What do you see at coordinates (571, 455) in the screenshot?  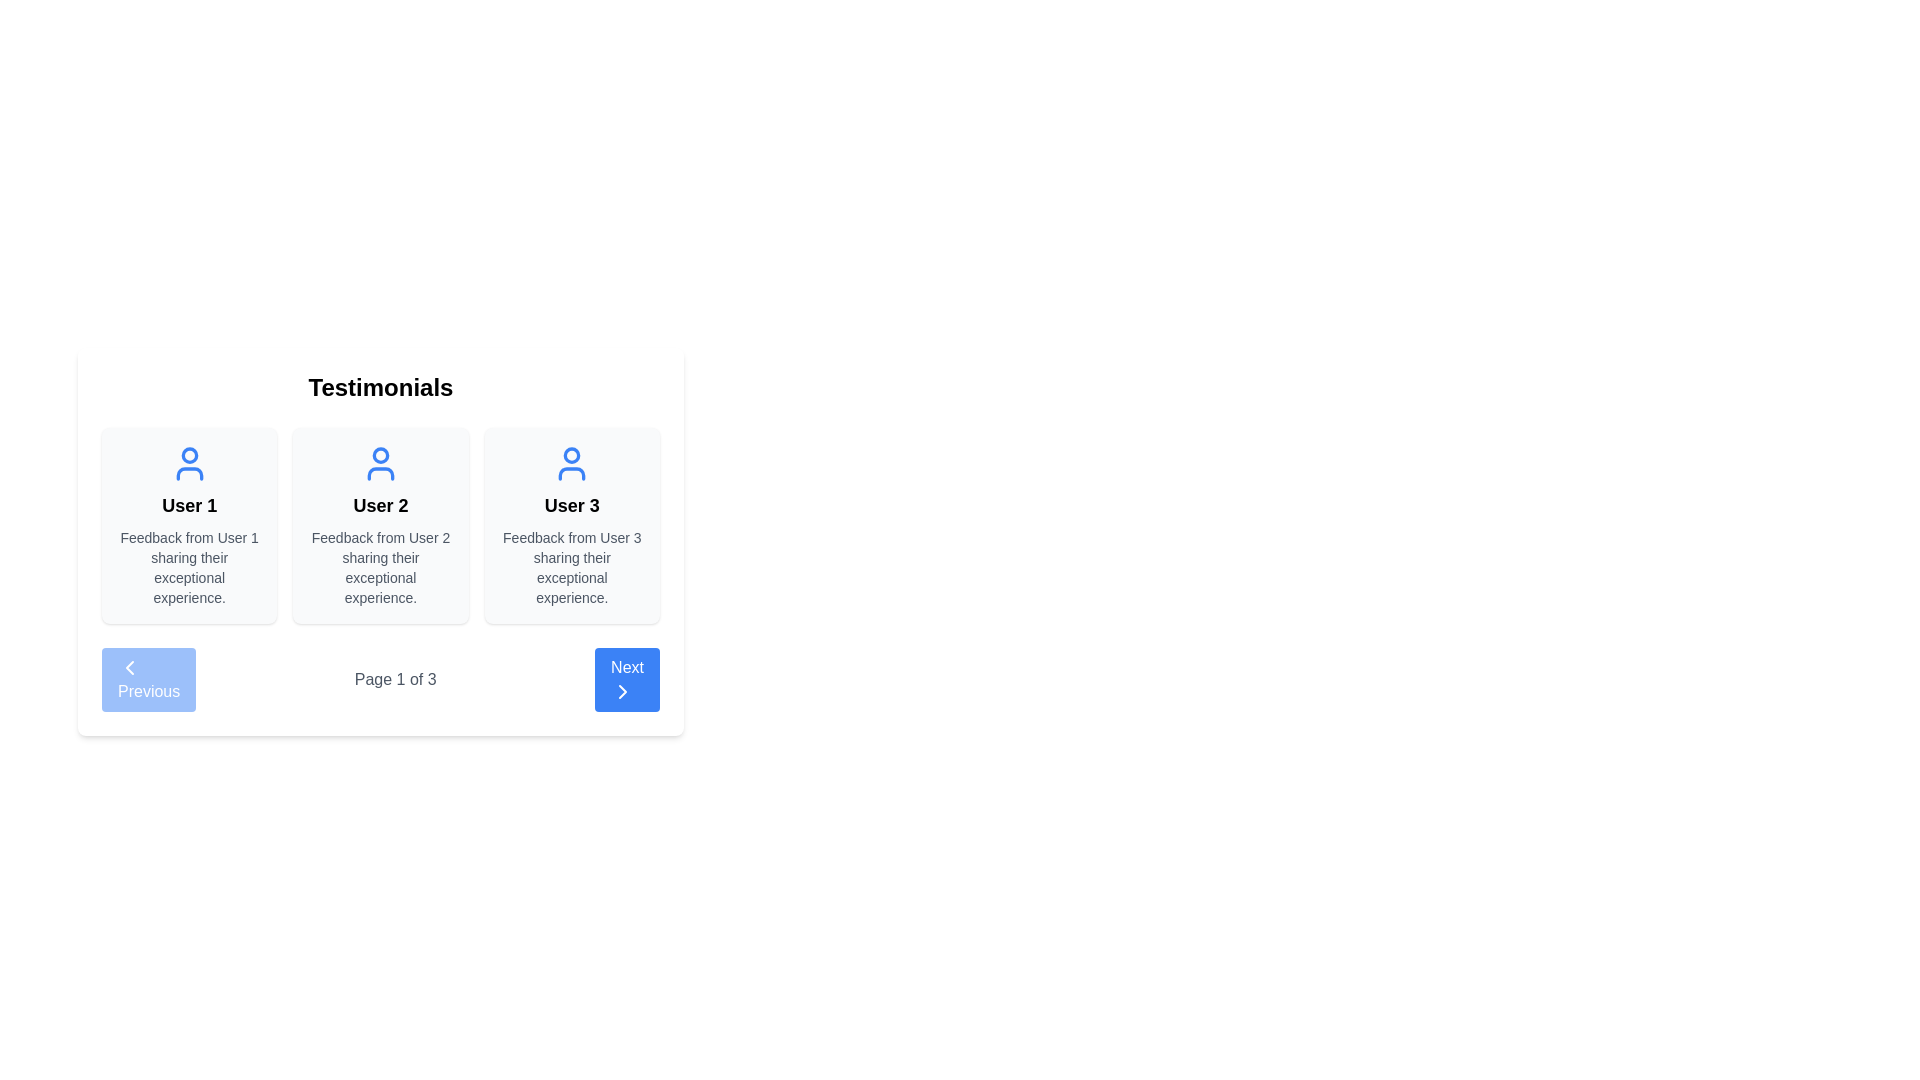 I see `the blue circular head of the user icon in the 'User 3' testimonial card, which is centrally aligned at the top of the user figure` at bounding box center [571, 455].